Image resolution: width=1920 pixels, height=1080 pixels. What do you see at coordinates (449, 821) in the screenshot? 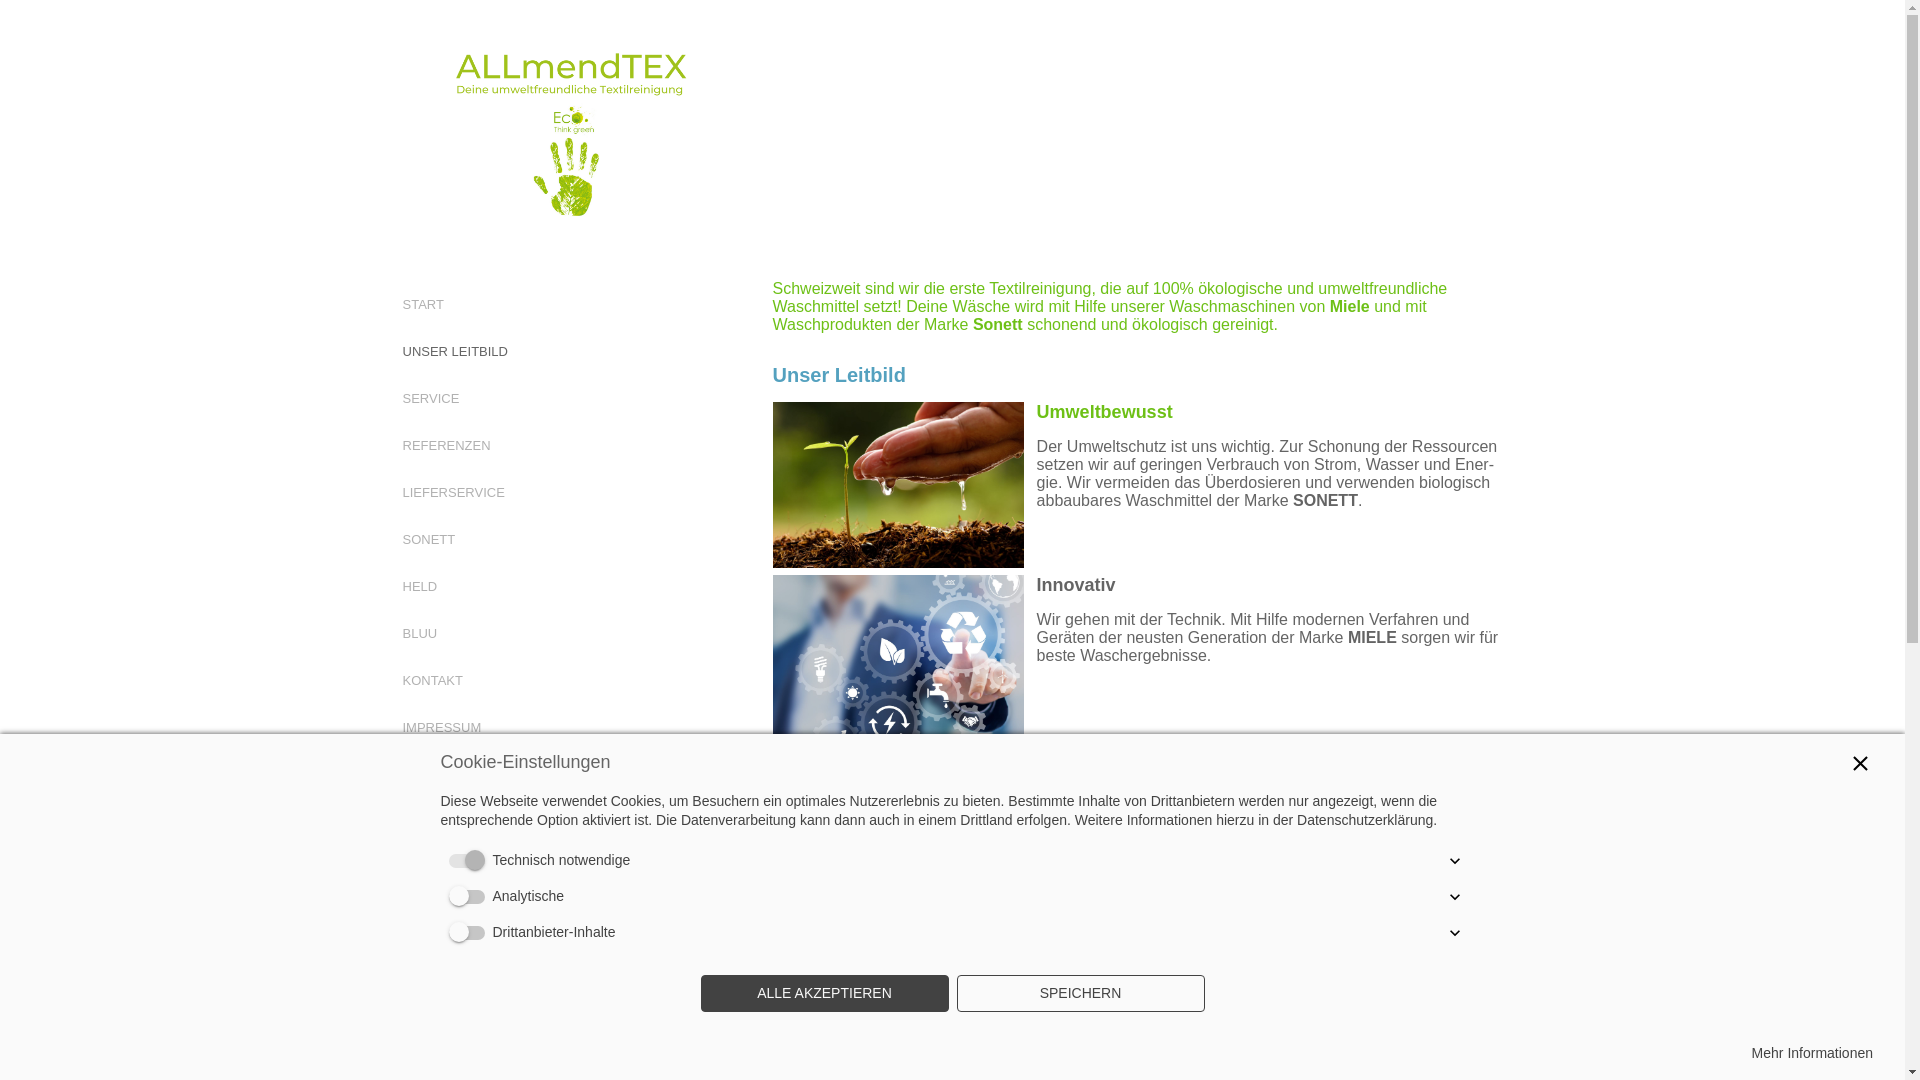
I see `'DATENSCHUTZ'` at bounding box center [449, 821].